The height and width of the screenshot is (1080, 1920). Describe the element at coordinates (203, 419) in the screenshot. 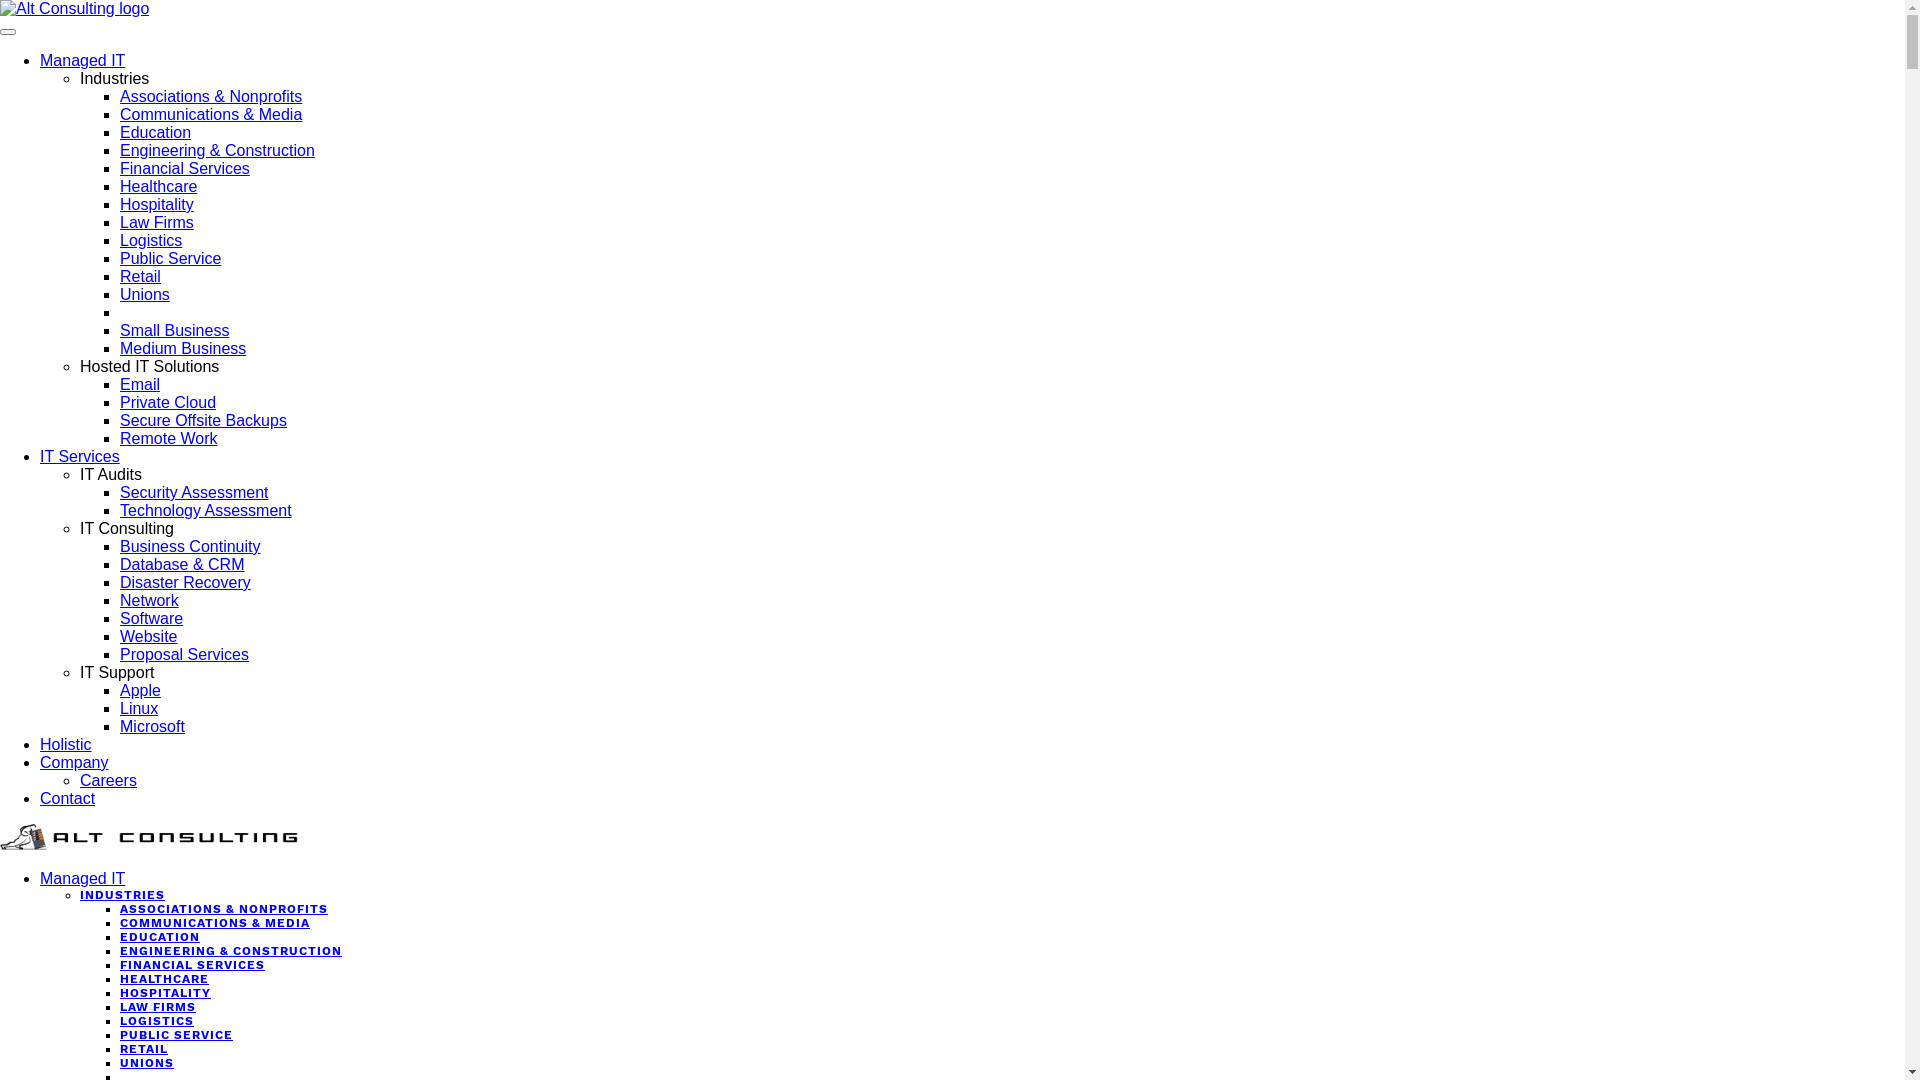

I see `'Secure Offsite Backups'` at that location.